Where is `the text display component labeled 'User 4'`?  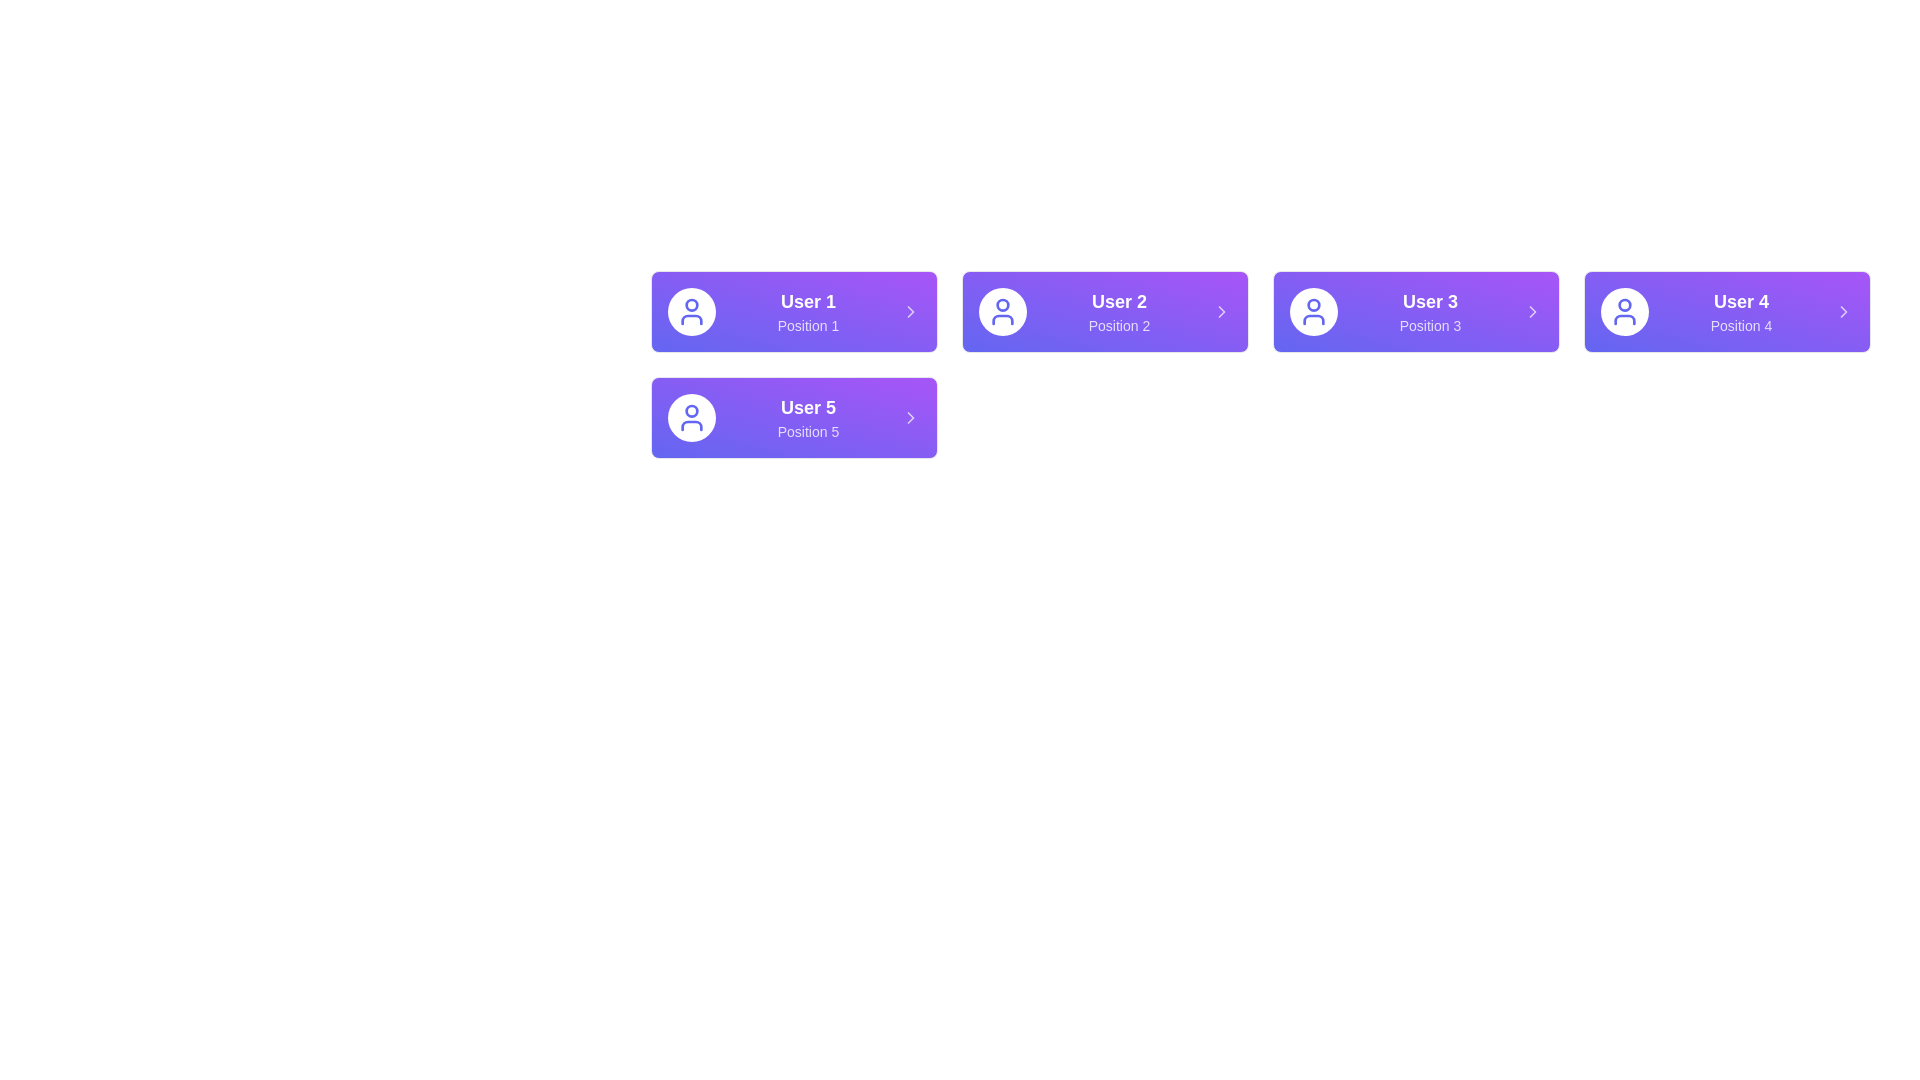
the text display component labeled 'User 4' is located at coordinates (1740, 312).